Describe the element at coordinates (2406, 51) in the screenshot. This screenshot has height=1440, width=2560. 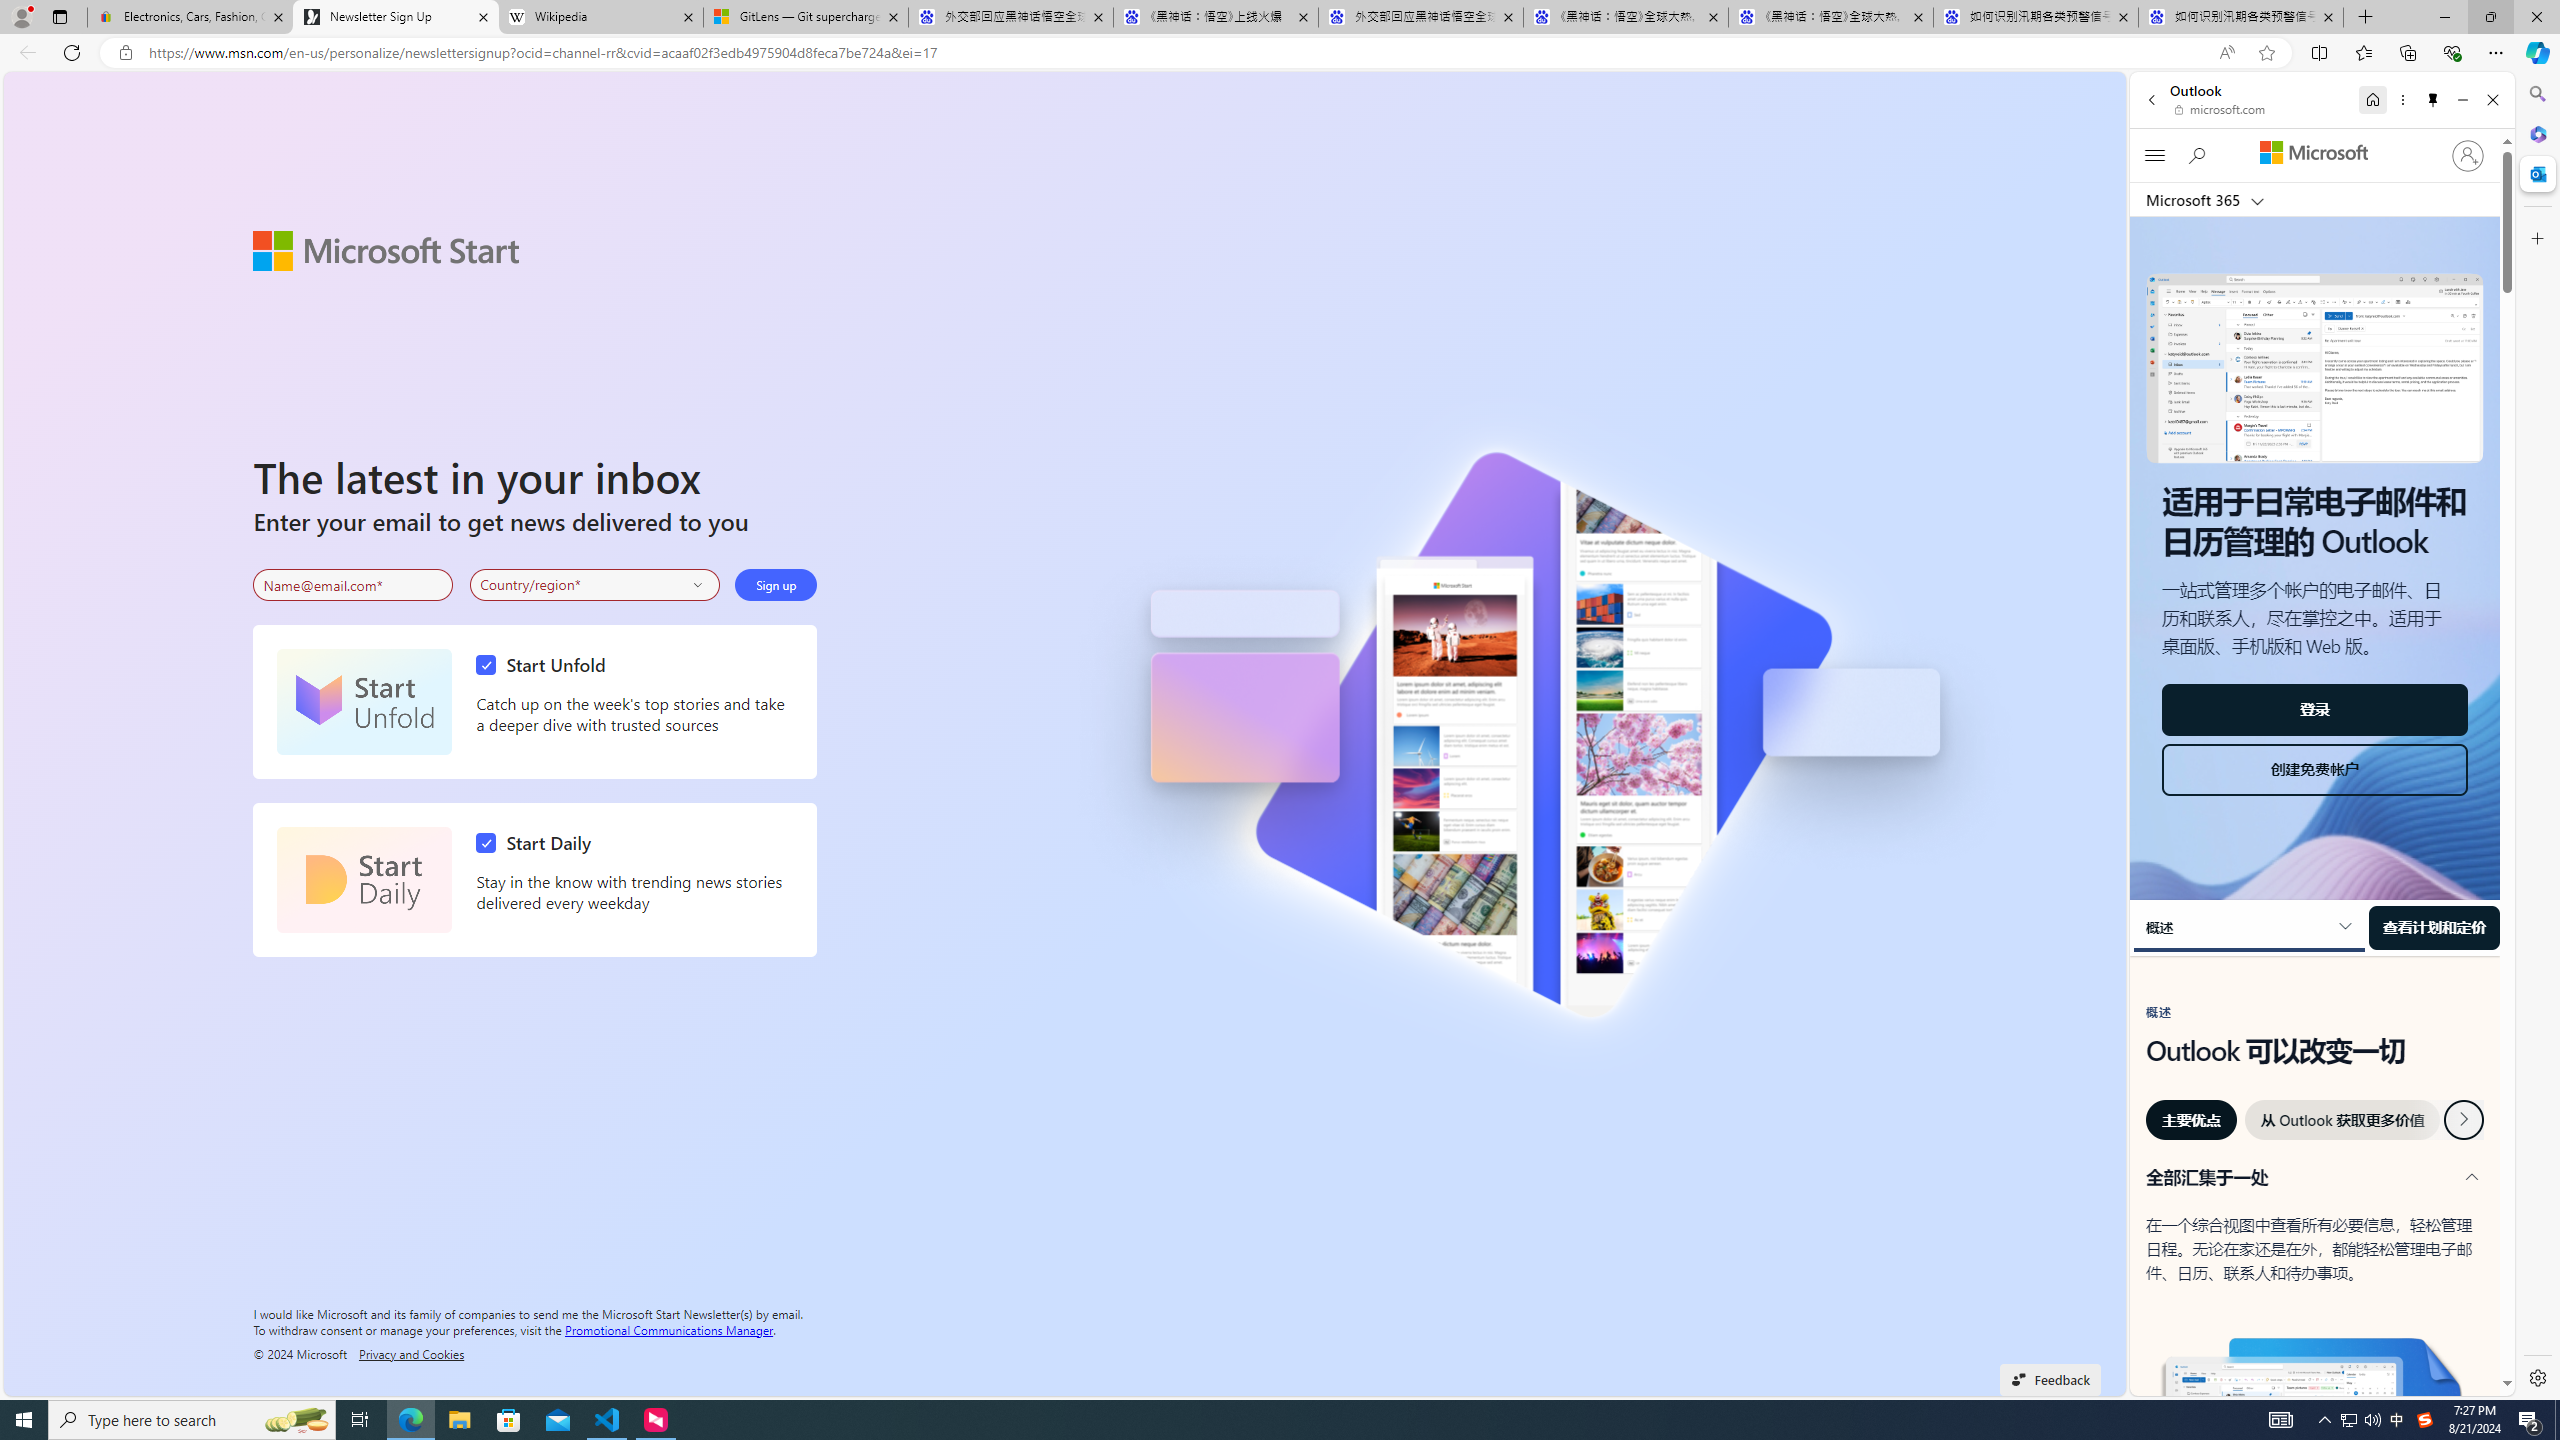
I see `'Collections'` at that location.